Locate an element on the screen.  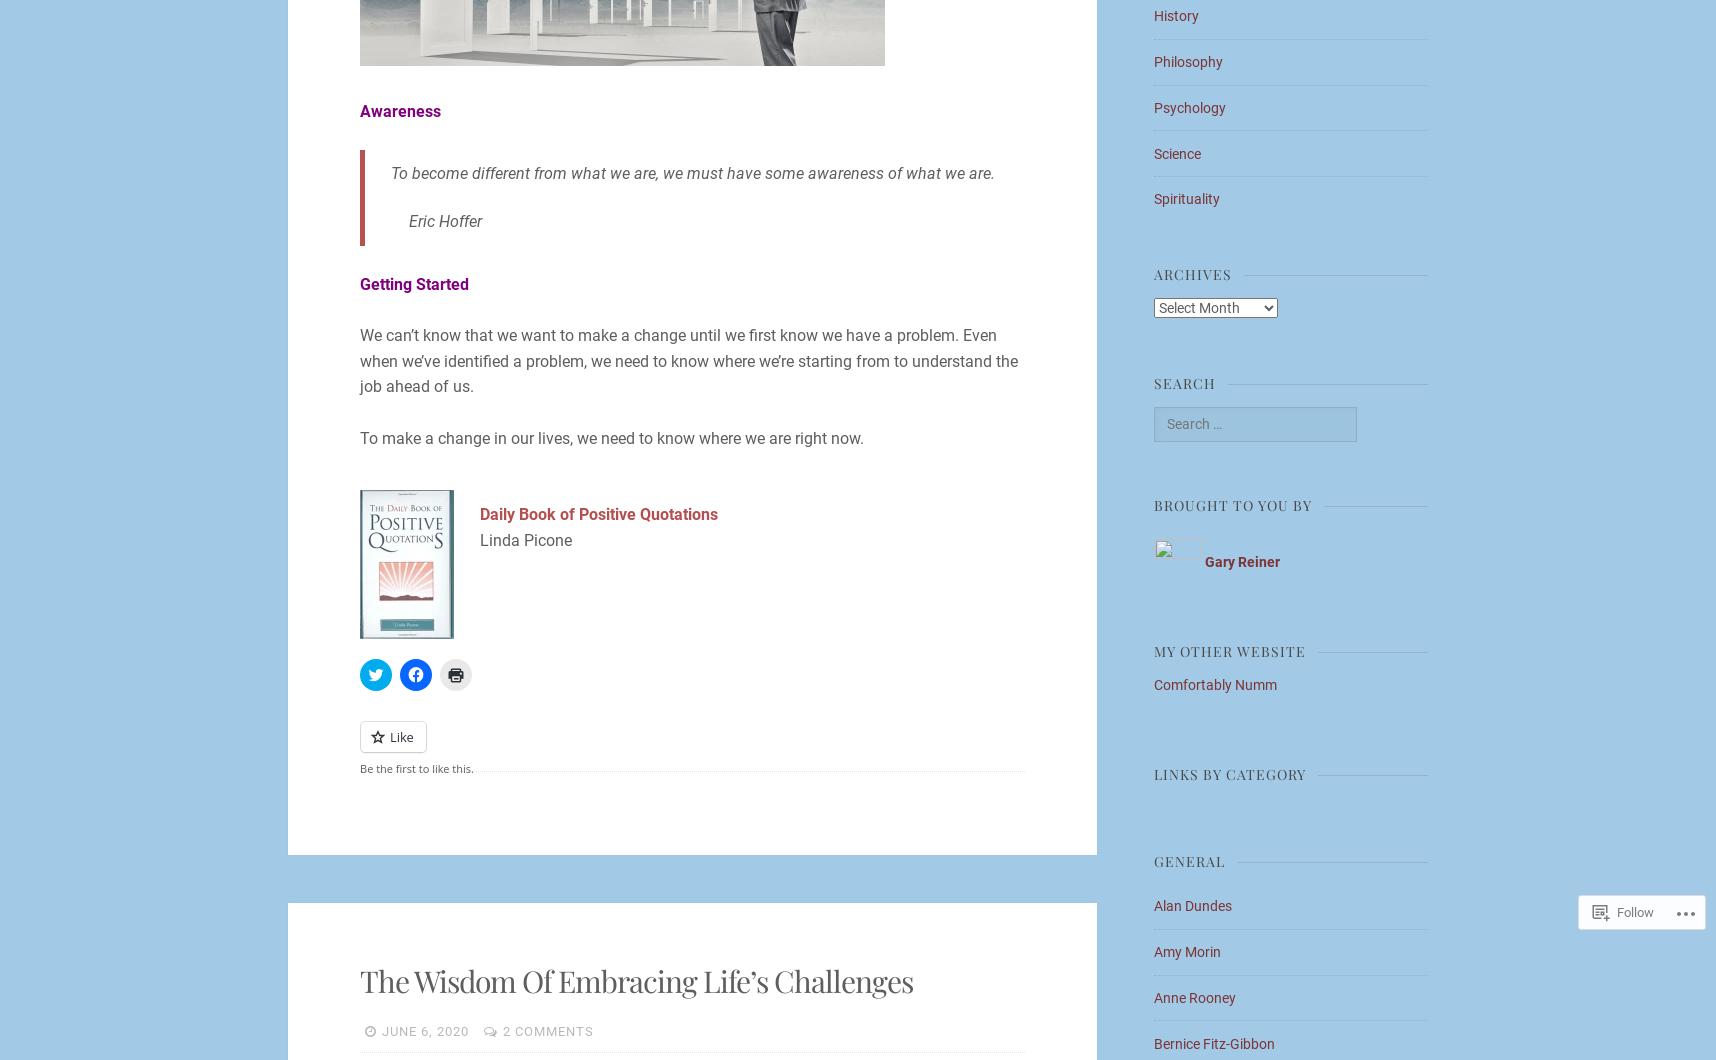
'Comfortably Numm' is located at coordinates (1215, 683).